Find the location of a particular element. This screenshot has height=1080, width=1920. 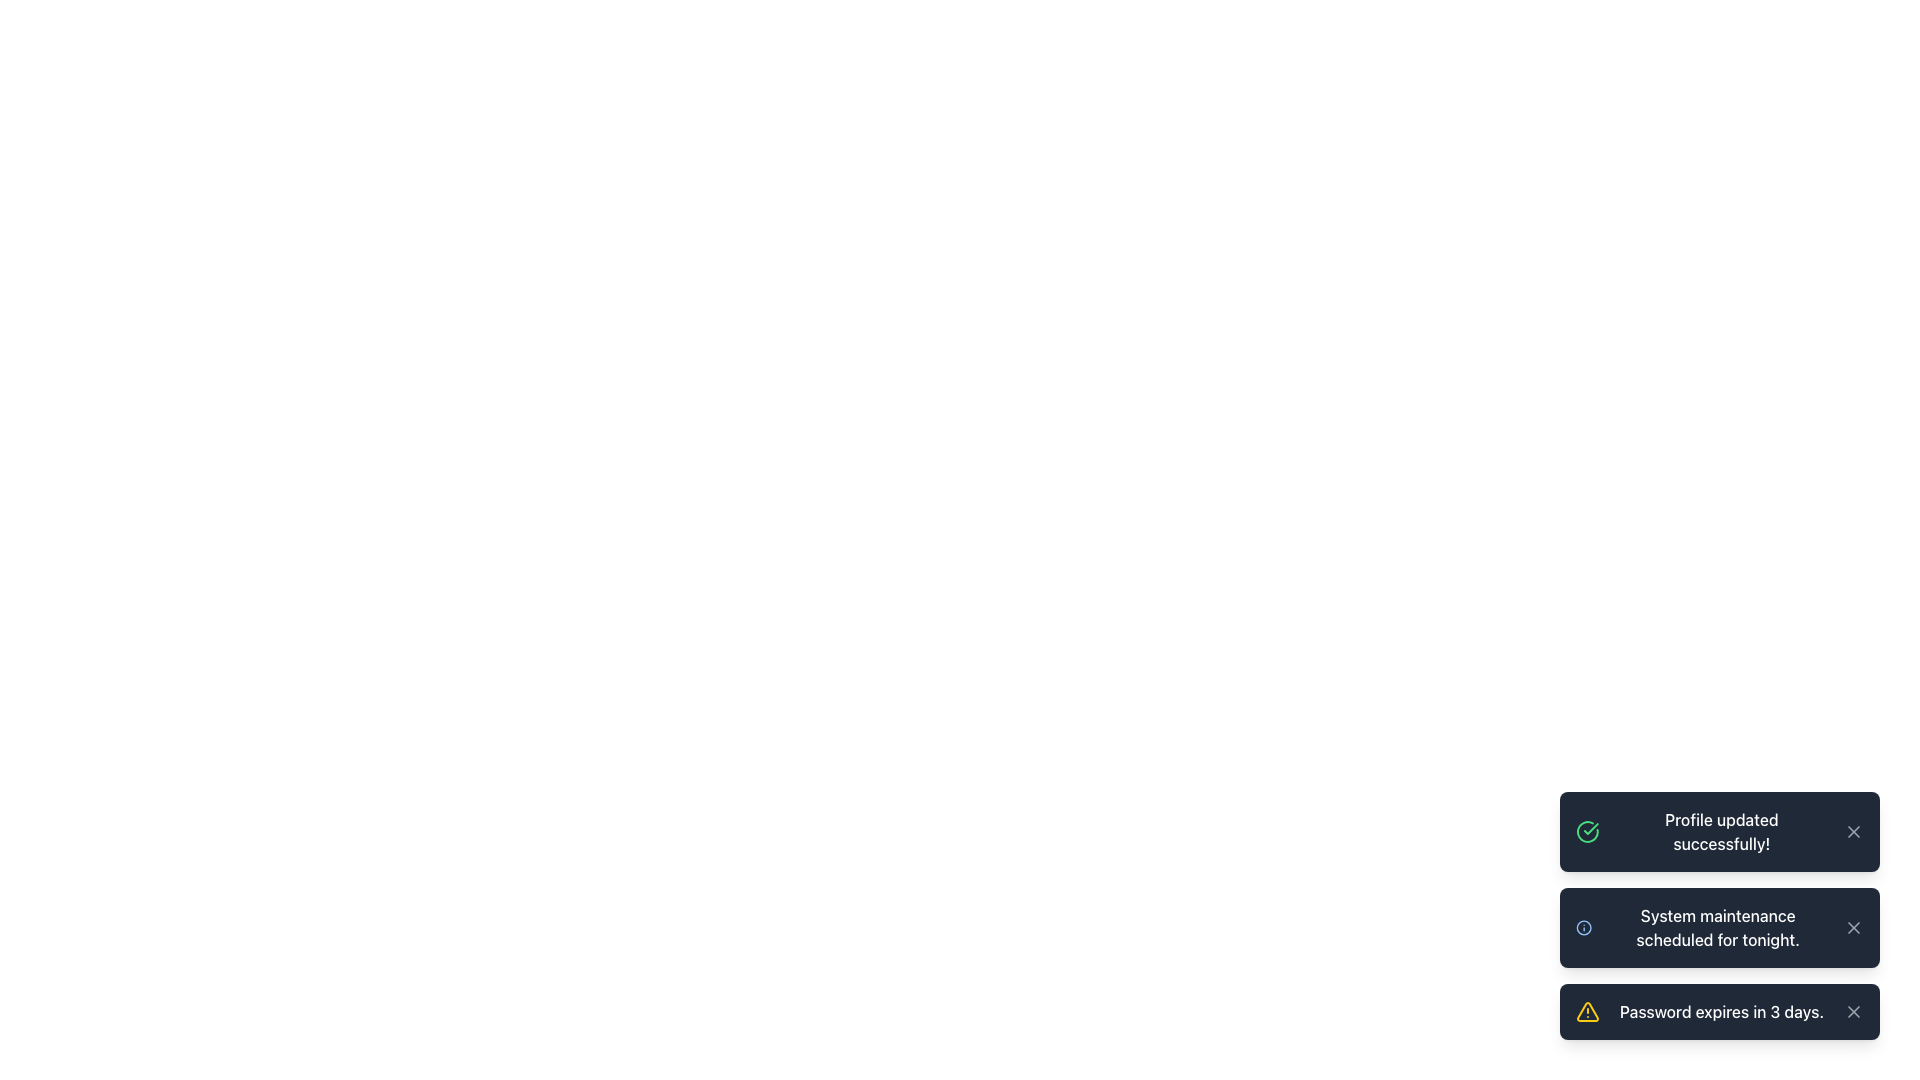

the blue circular 'info' icon located at the left of the notification card containing the message 'System maintenance scheduled for tonight.' is located at coordinates (1583, 928).